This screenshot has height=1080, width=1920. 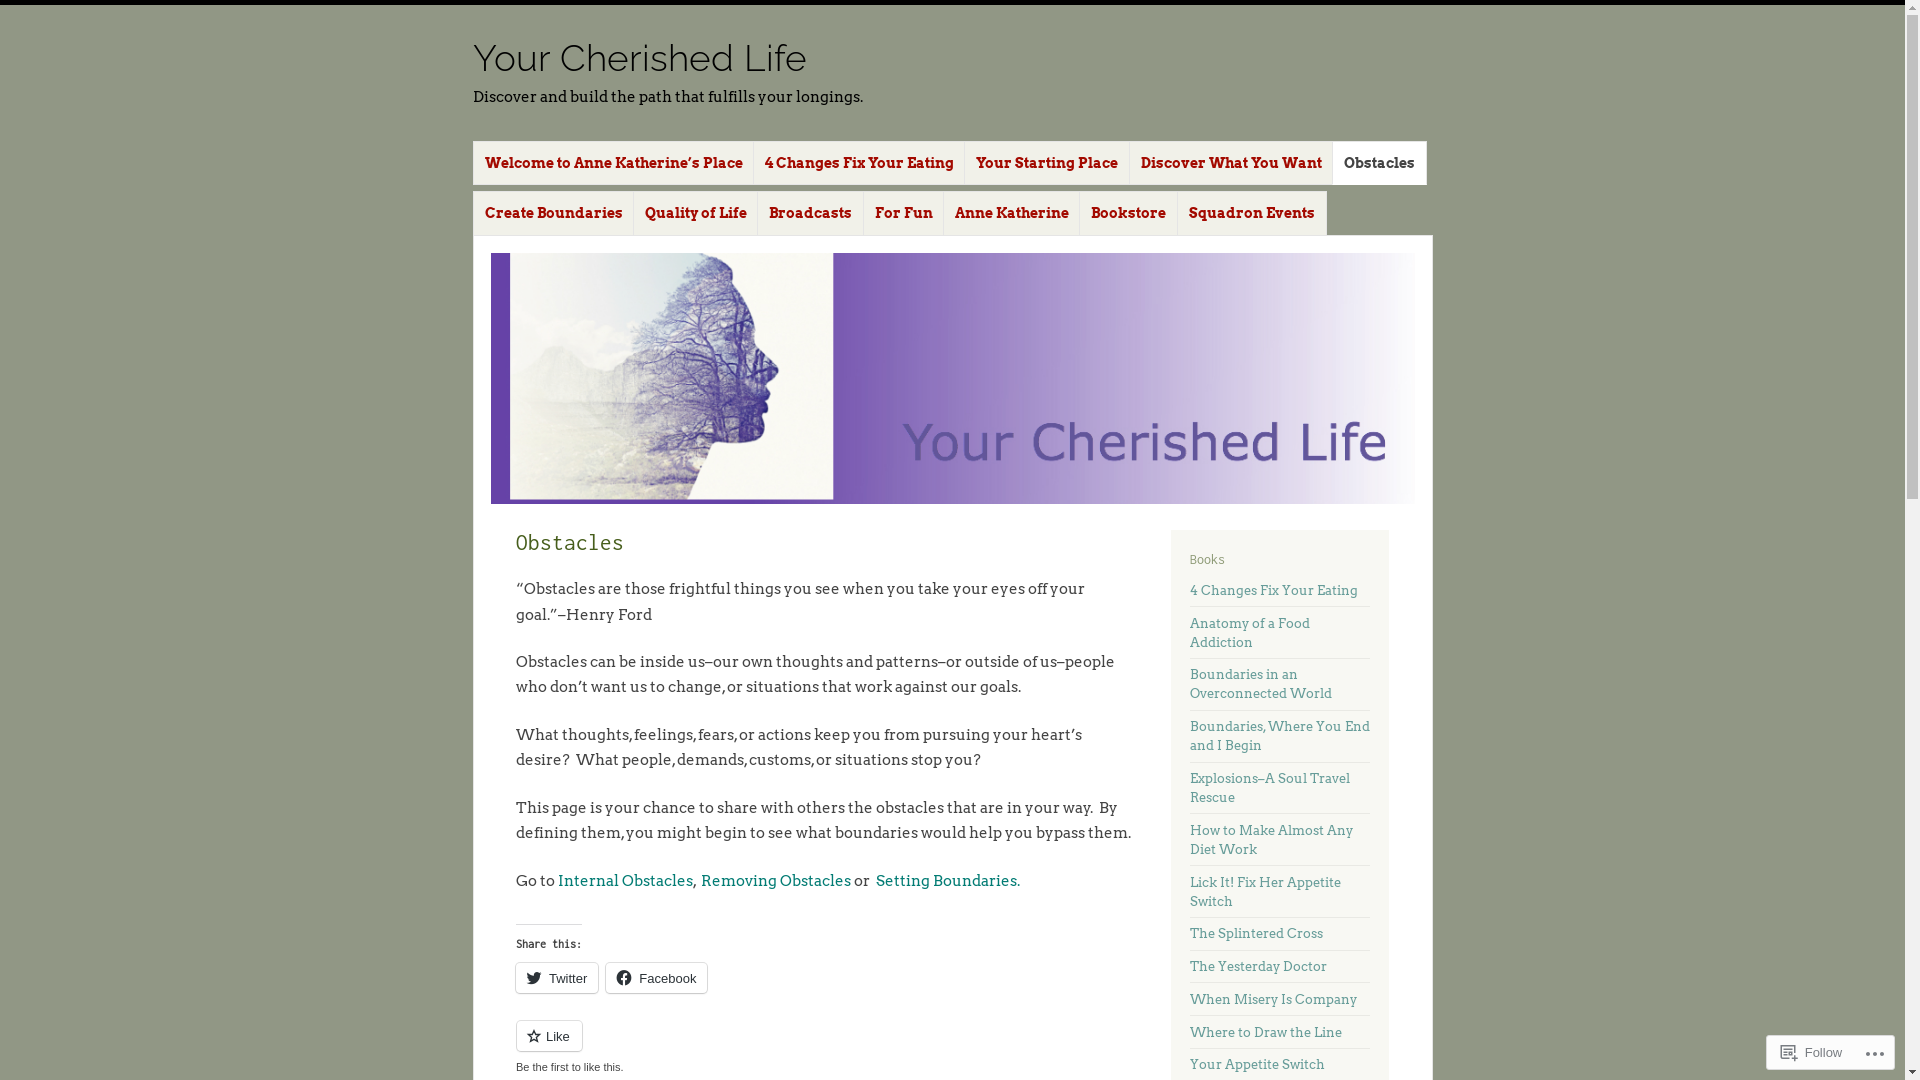 What do you see at coordinates (1812, 1051) in the screenshot?
I see `'Follow'` at bounding box center [1812, 1051].